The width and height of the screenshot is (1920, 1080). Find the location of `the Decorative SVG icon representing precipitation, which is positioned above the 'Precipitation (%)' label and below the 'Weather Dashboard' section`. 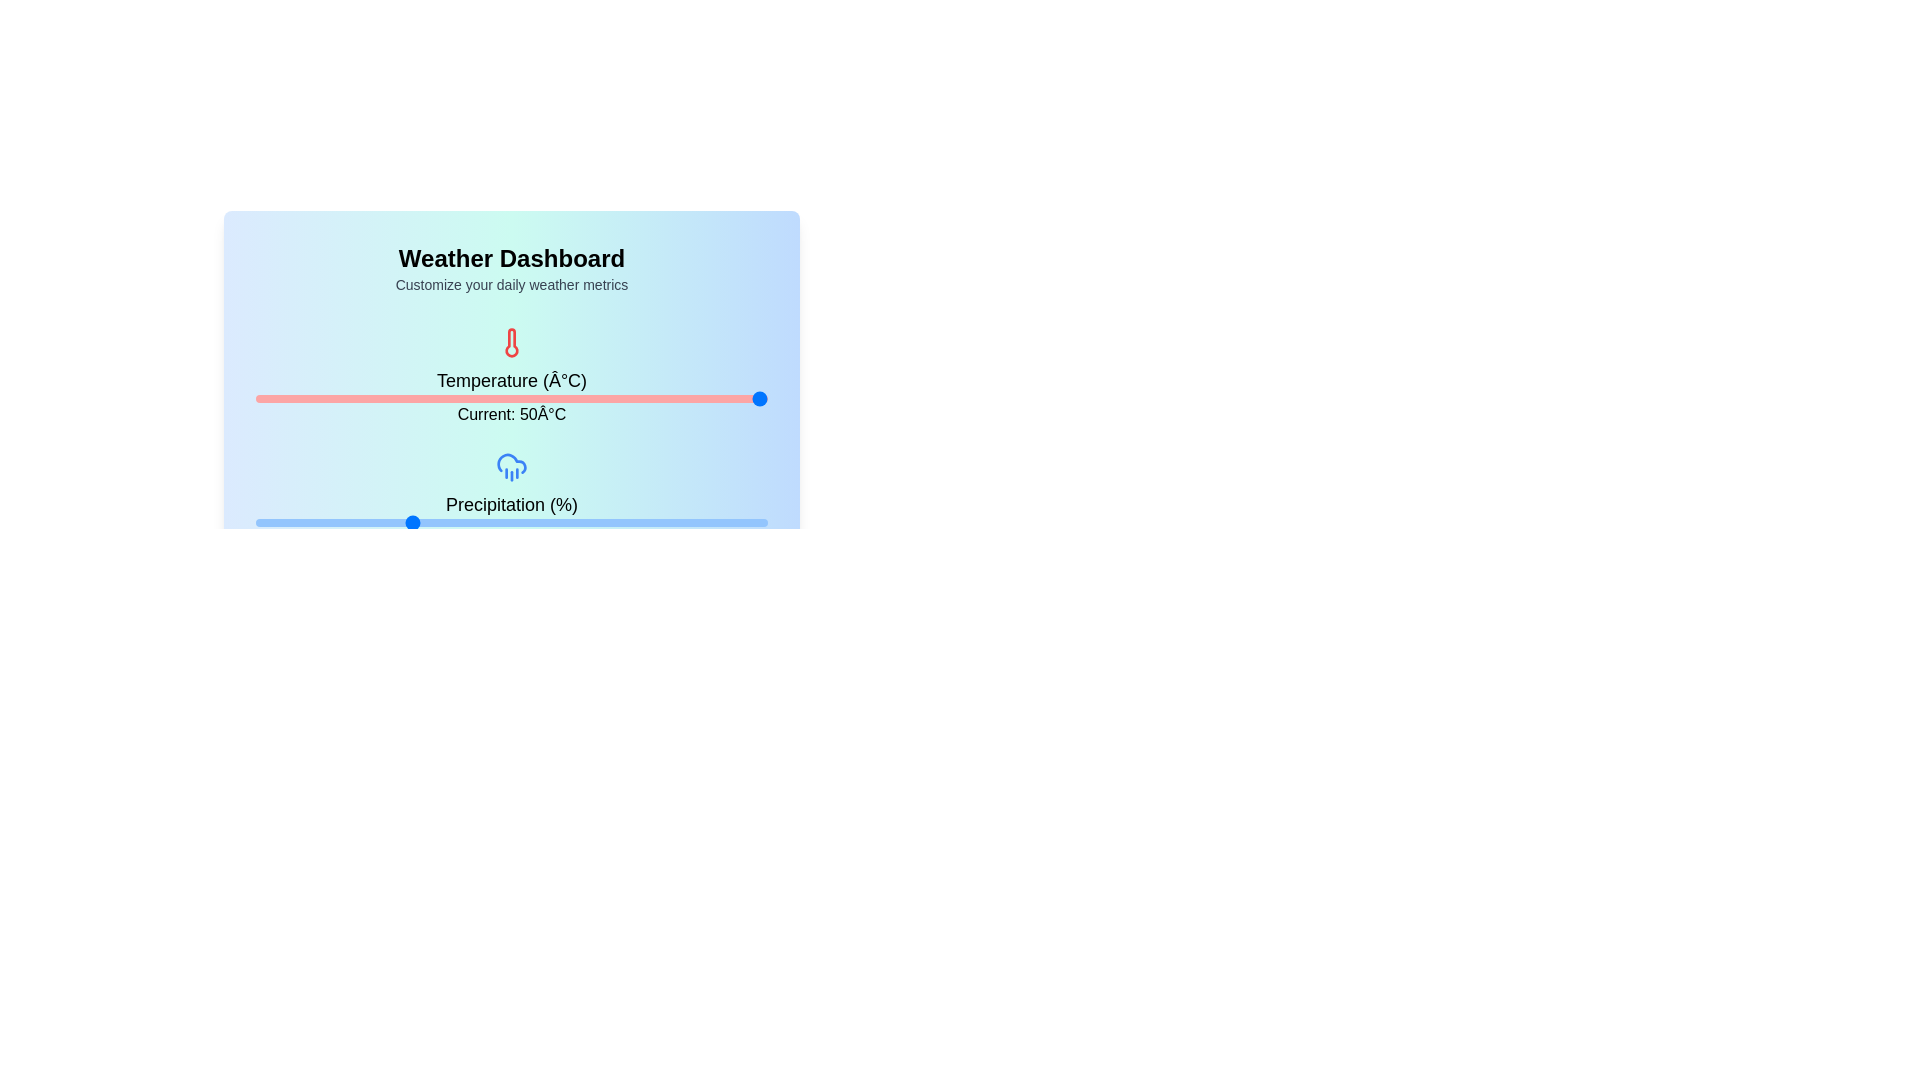

the Decorative SVG icon representing precipitation, which is positioned above the 'Precipitation (%)' label and below the 'Weather Dashboard' section is located at coordinates (512, 466).